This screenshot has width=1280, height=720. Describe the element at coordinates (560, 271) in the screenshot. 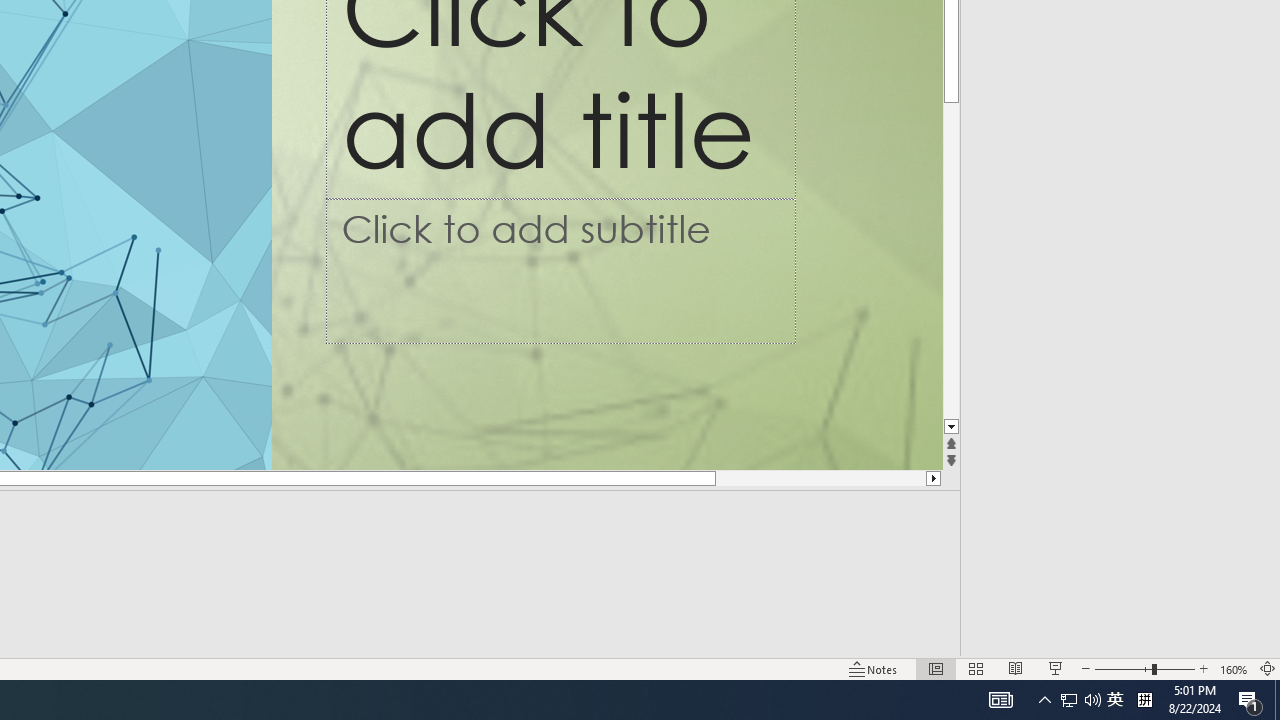

I see `'Subtitle TextBox'` at that location.